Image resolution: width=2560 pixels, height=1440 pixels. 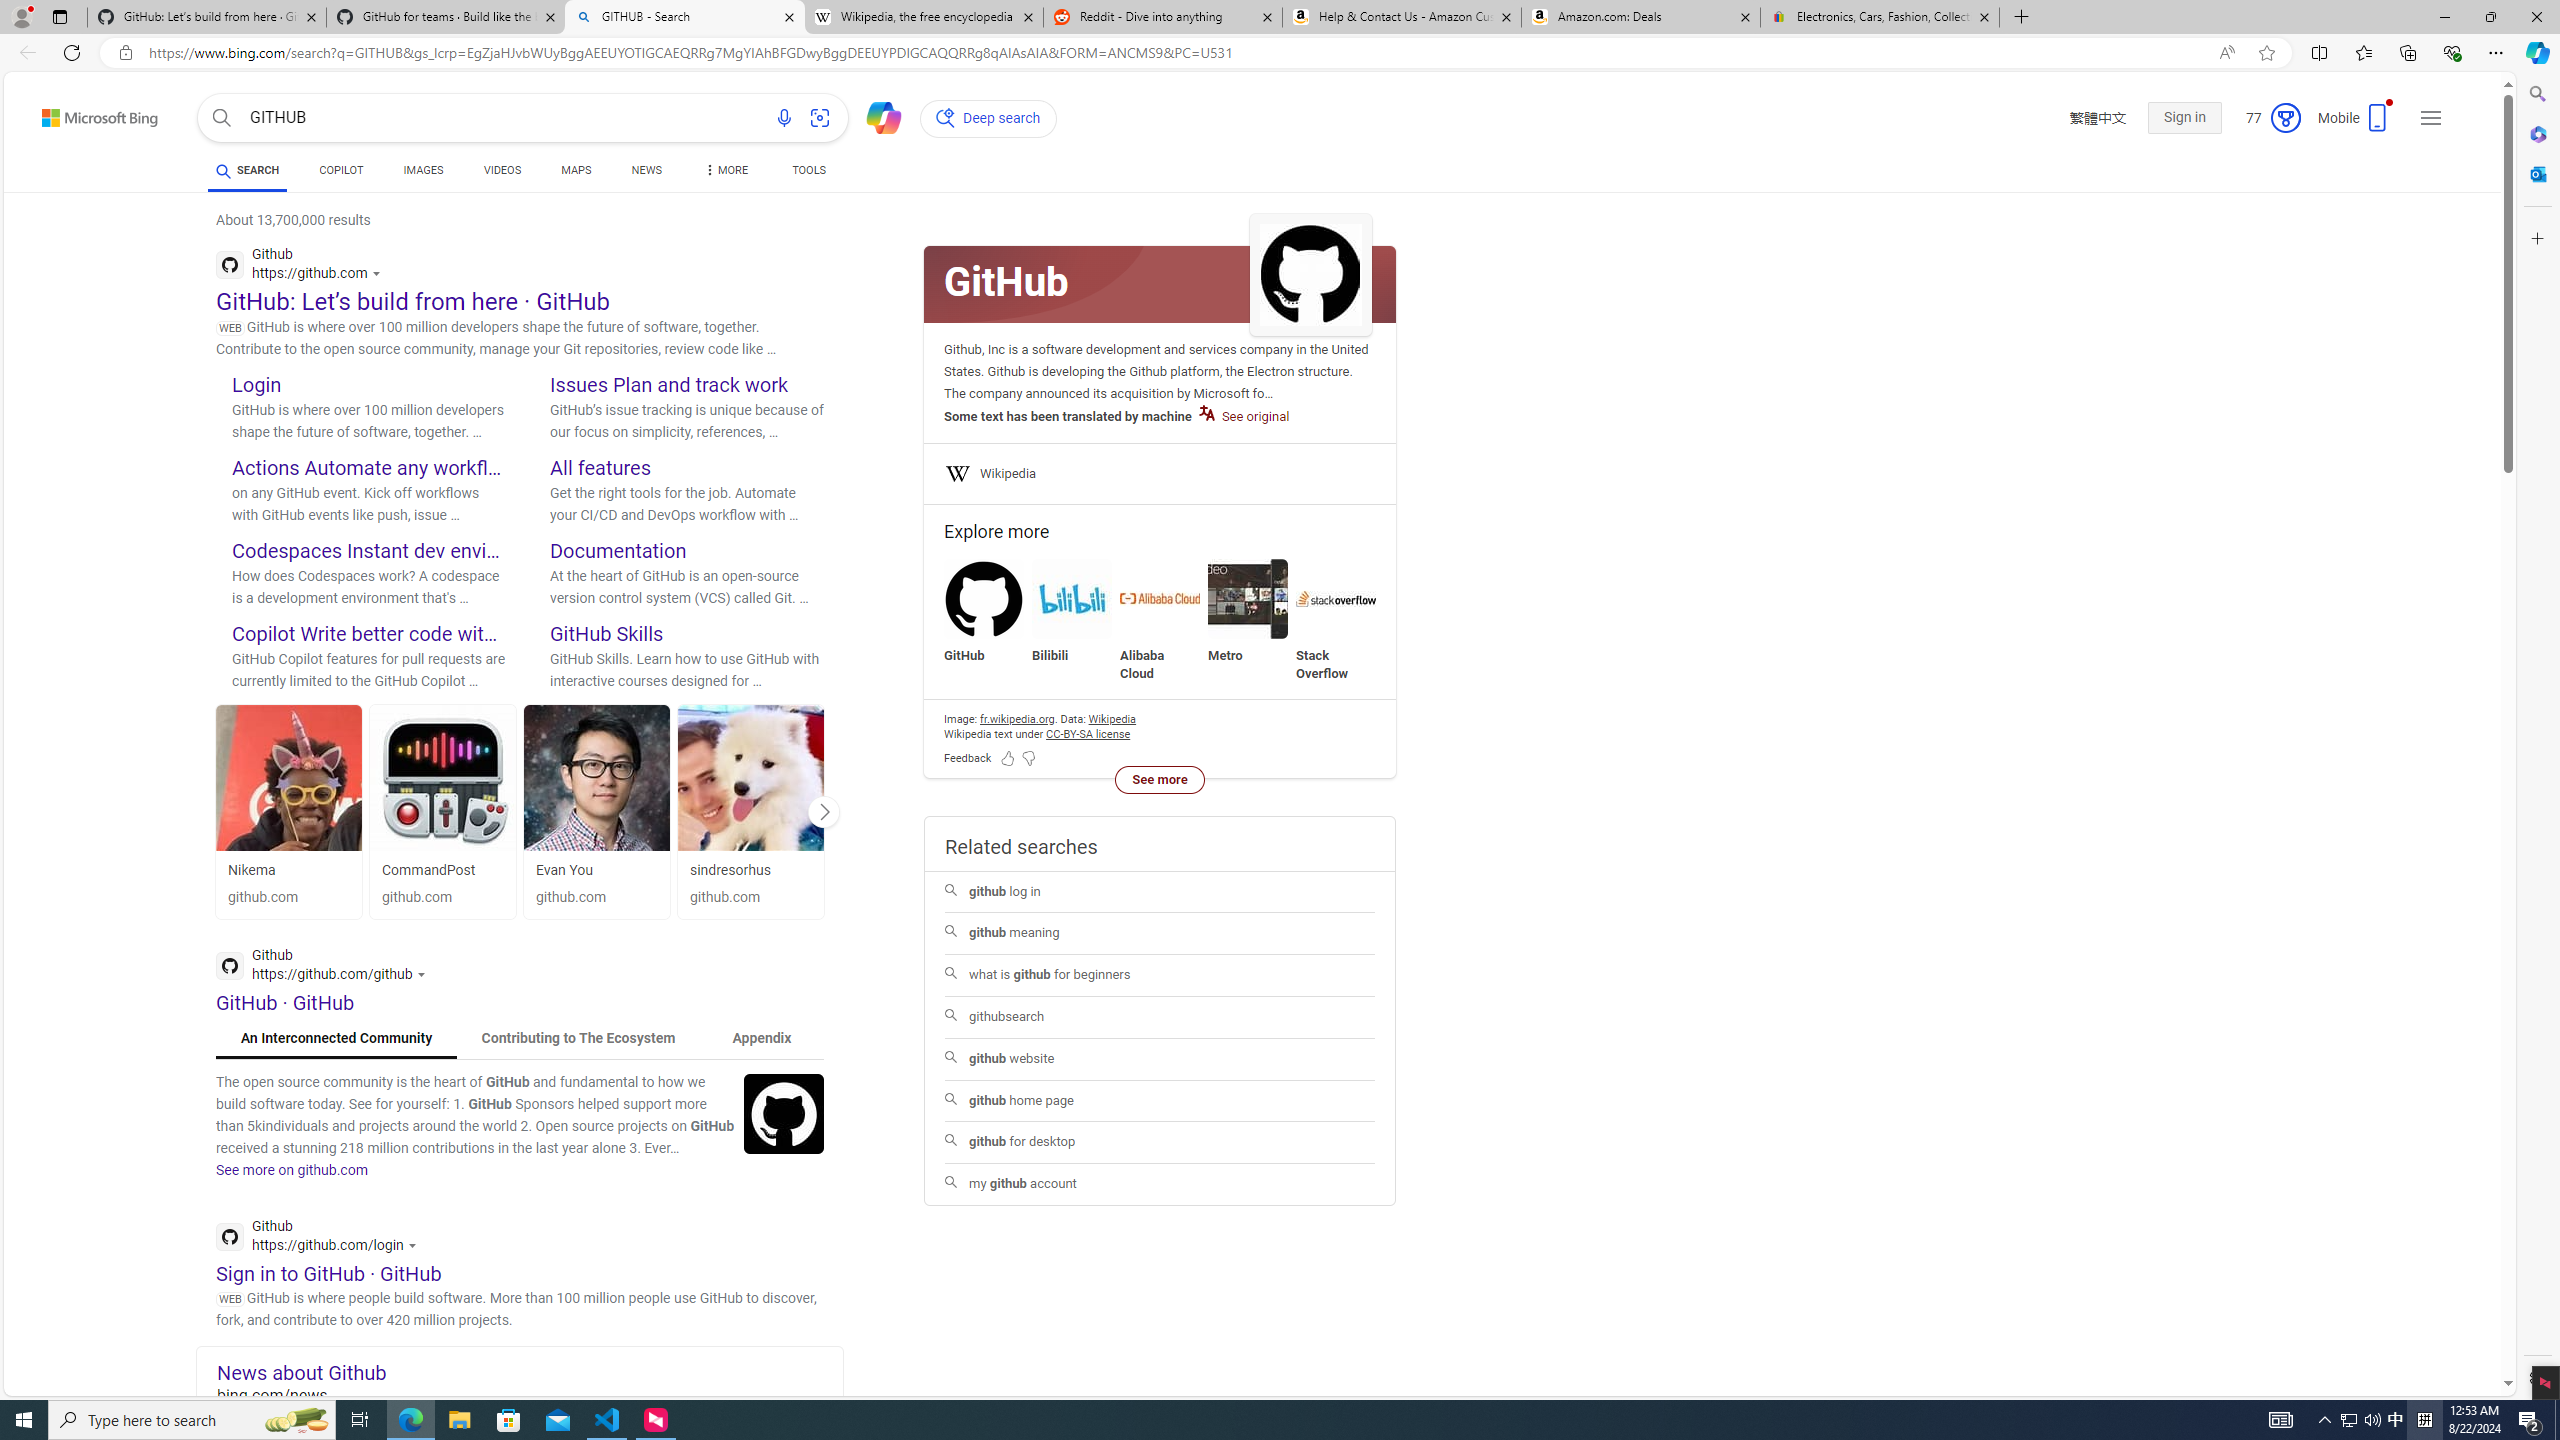 What do you see at coordinates (1639, 16) in the screenshot?
I see `'Amazon.com: Deals'` at bounding box center [1639, 16].